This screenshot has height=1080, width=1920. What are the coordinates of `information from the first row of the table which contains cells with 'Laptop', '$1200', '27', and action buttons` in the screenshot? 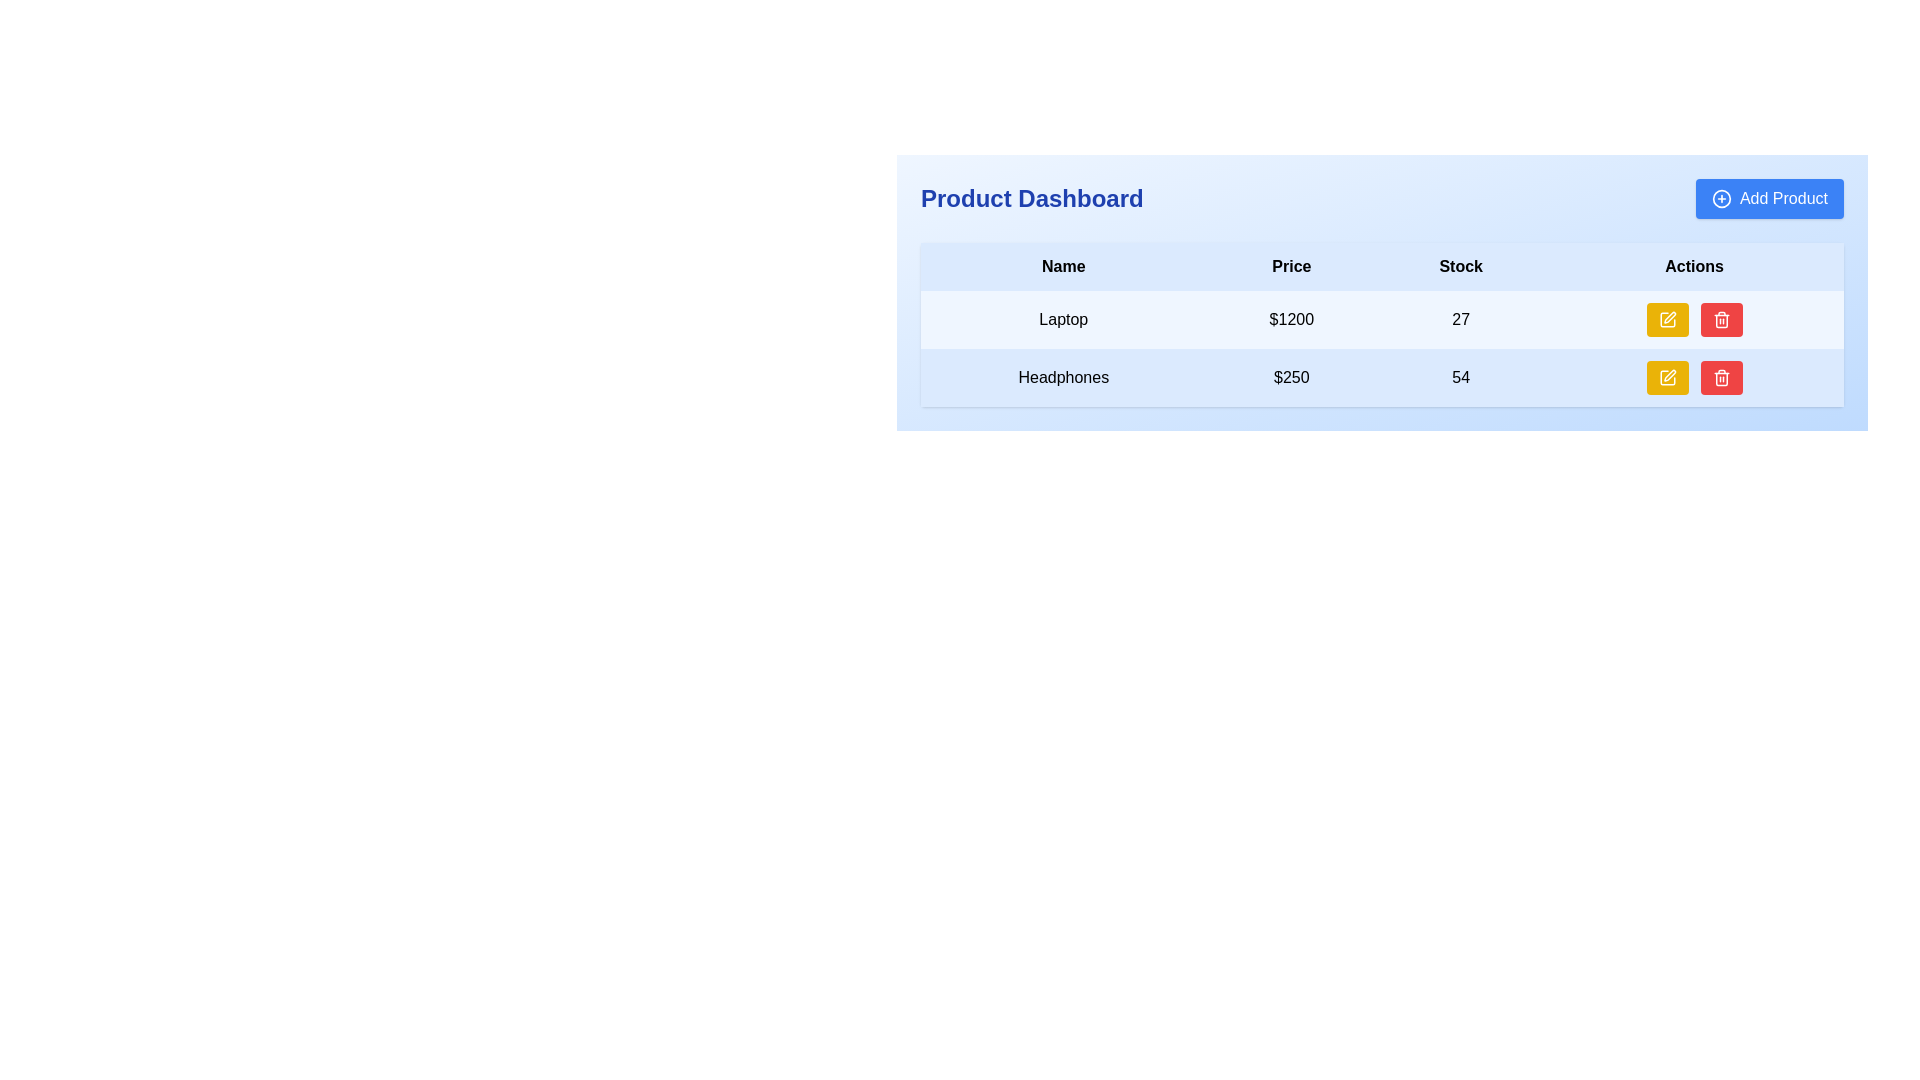 It's located at (1381, 319).